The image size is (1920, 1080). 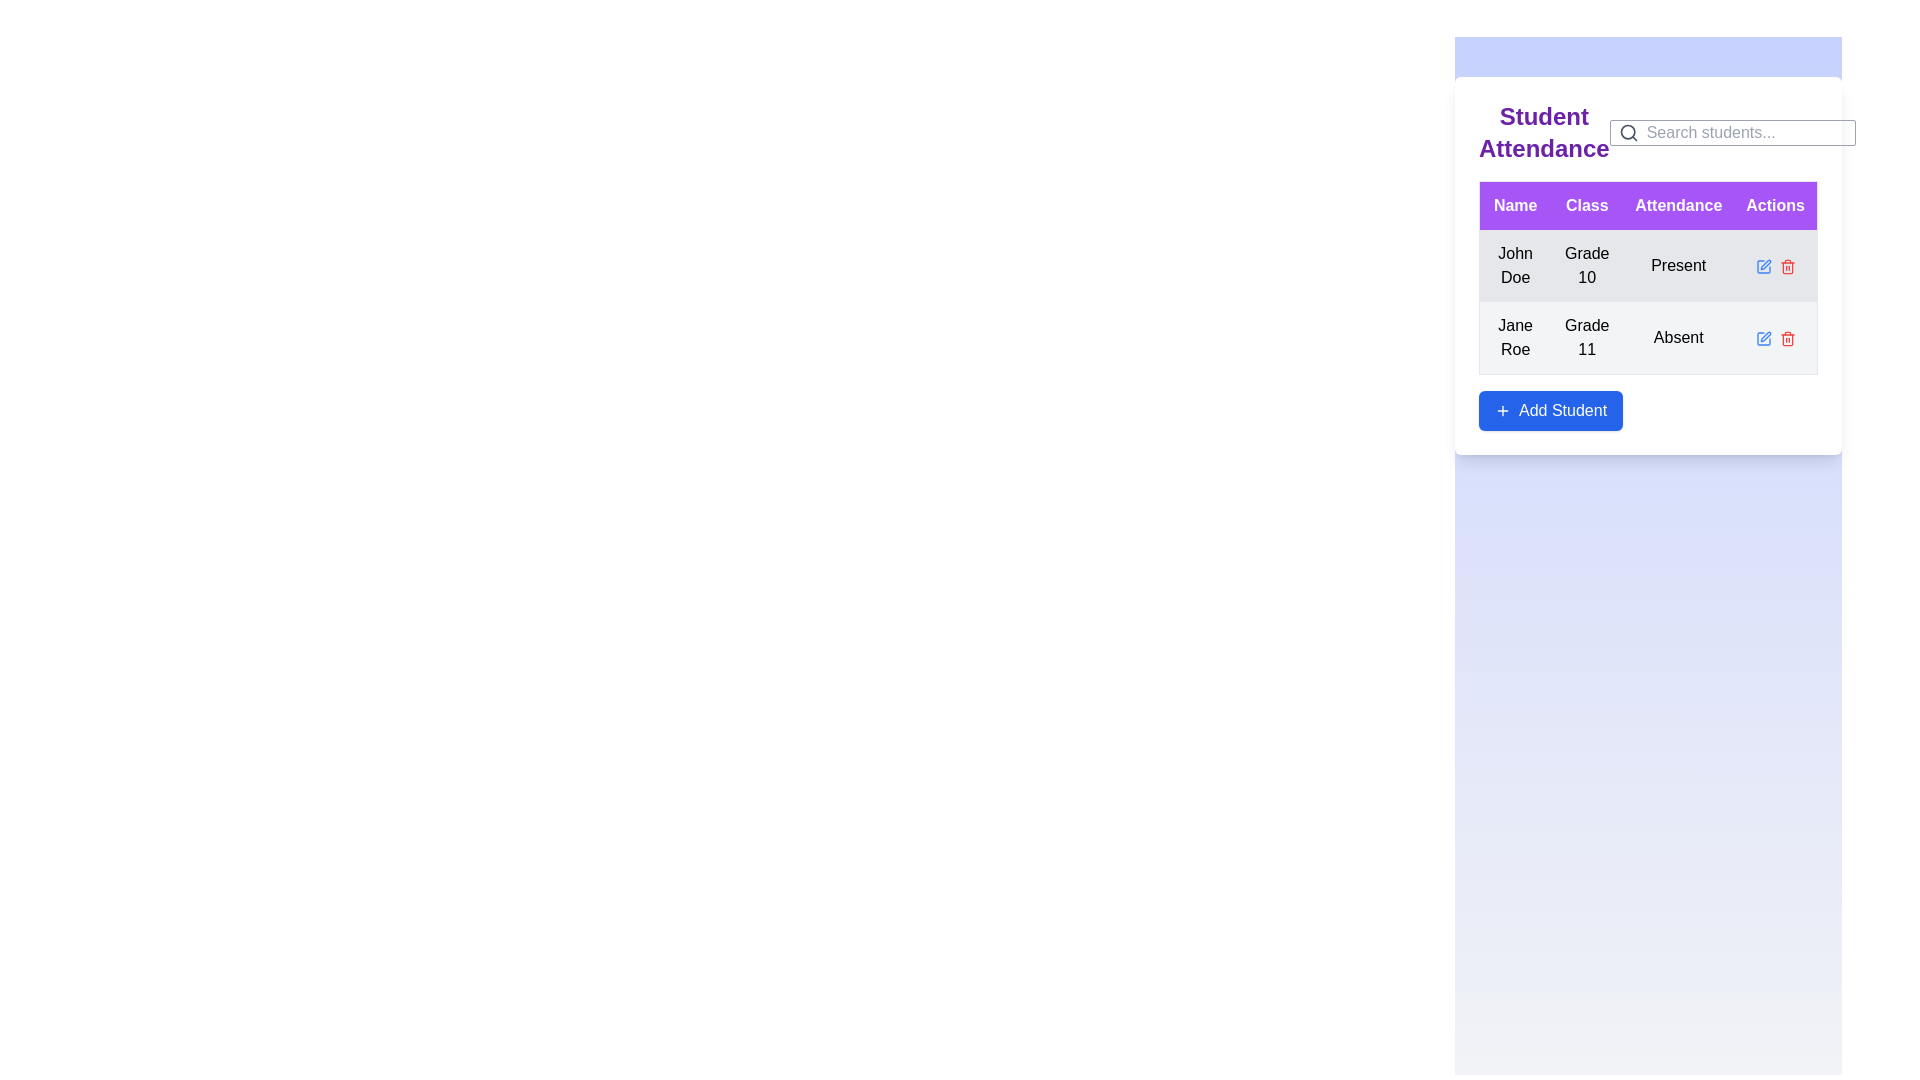 I want to click on the Text Label displaying the attendance status for student 'Jane Roe' in the Attendance column of the Student Attendance section, so click(x=1678, y=337).